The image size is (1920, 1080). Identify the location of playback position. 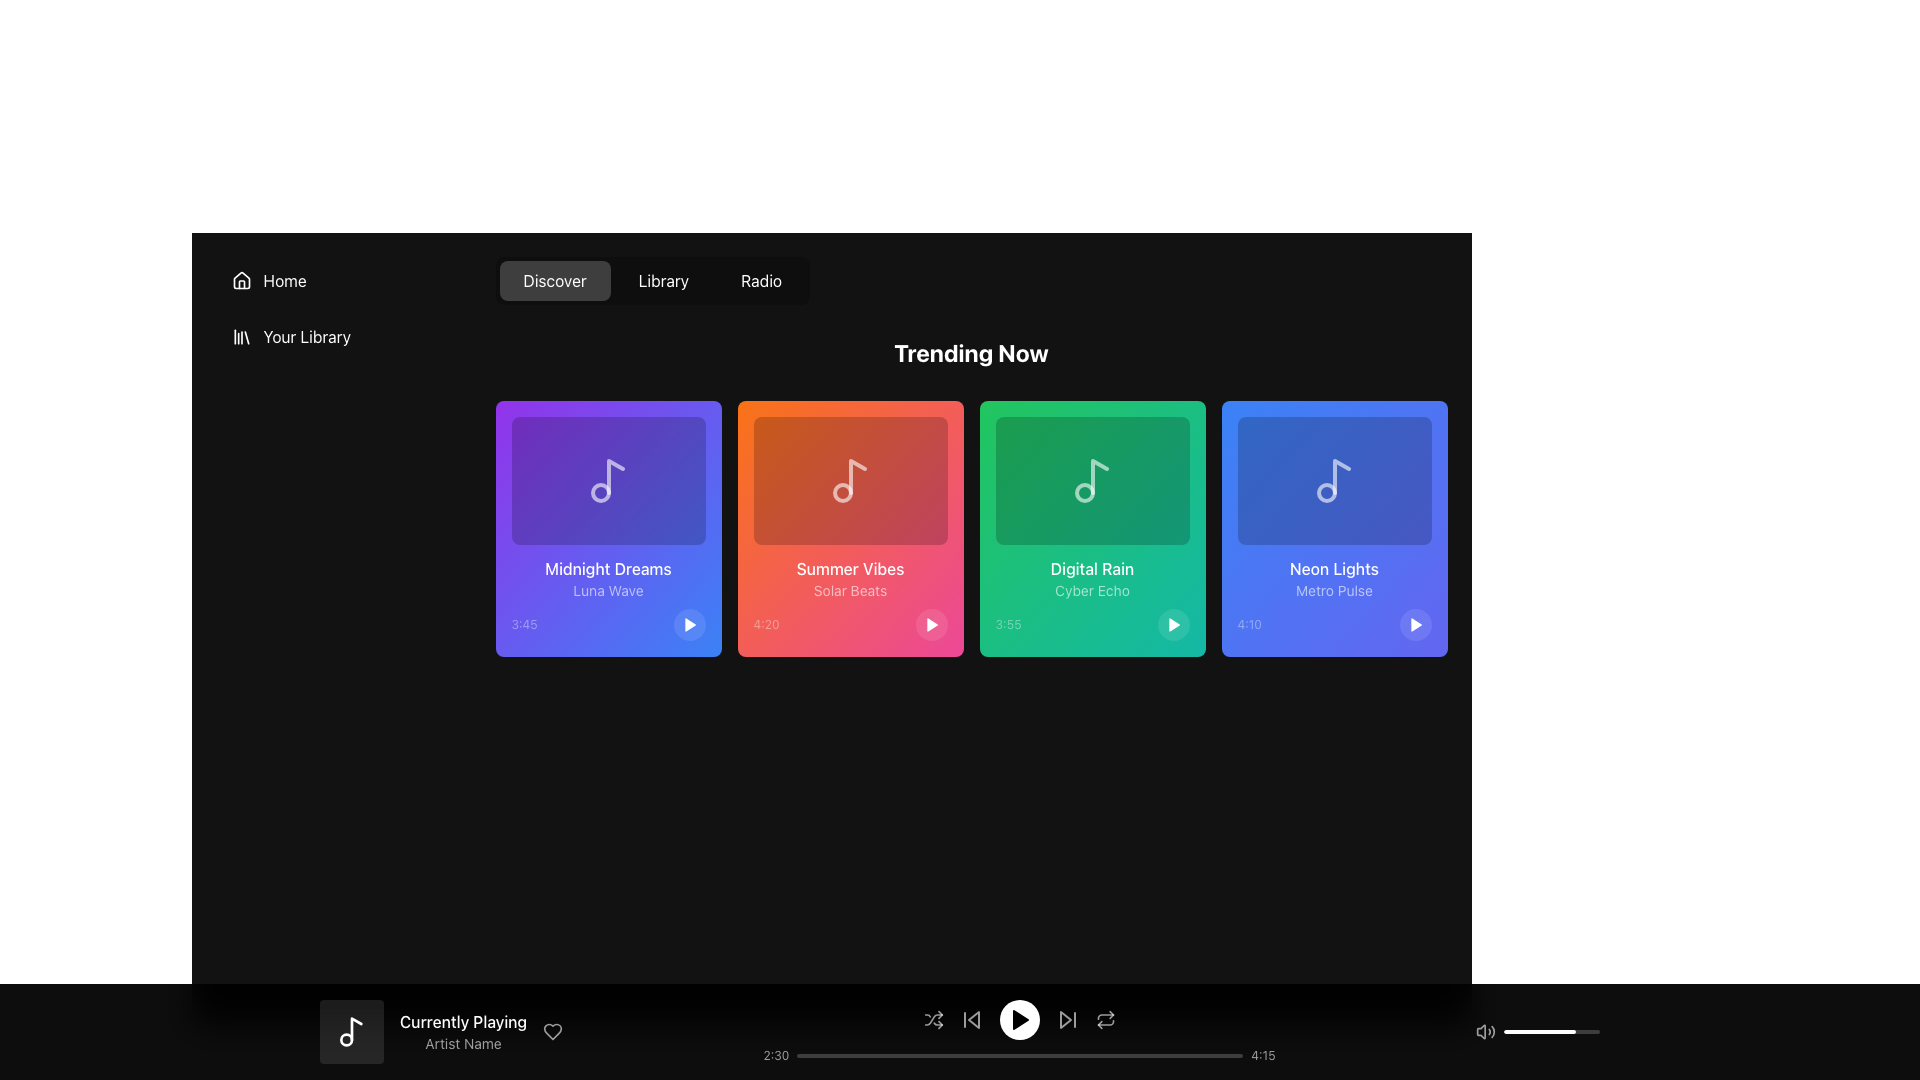
(944, 1055).